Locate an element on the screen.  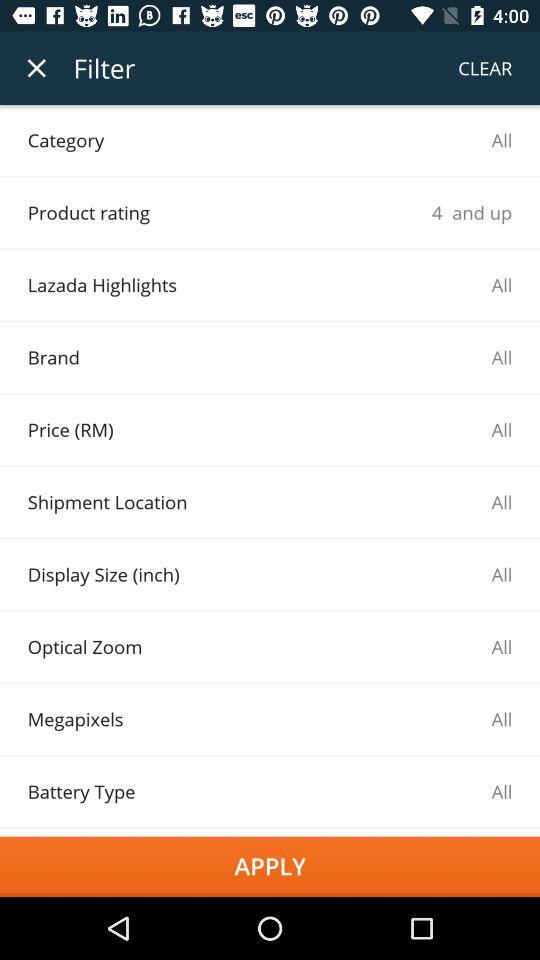
icon to the right of filter icon is located at coordinates (484, 68).